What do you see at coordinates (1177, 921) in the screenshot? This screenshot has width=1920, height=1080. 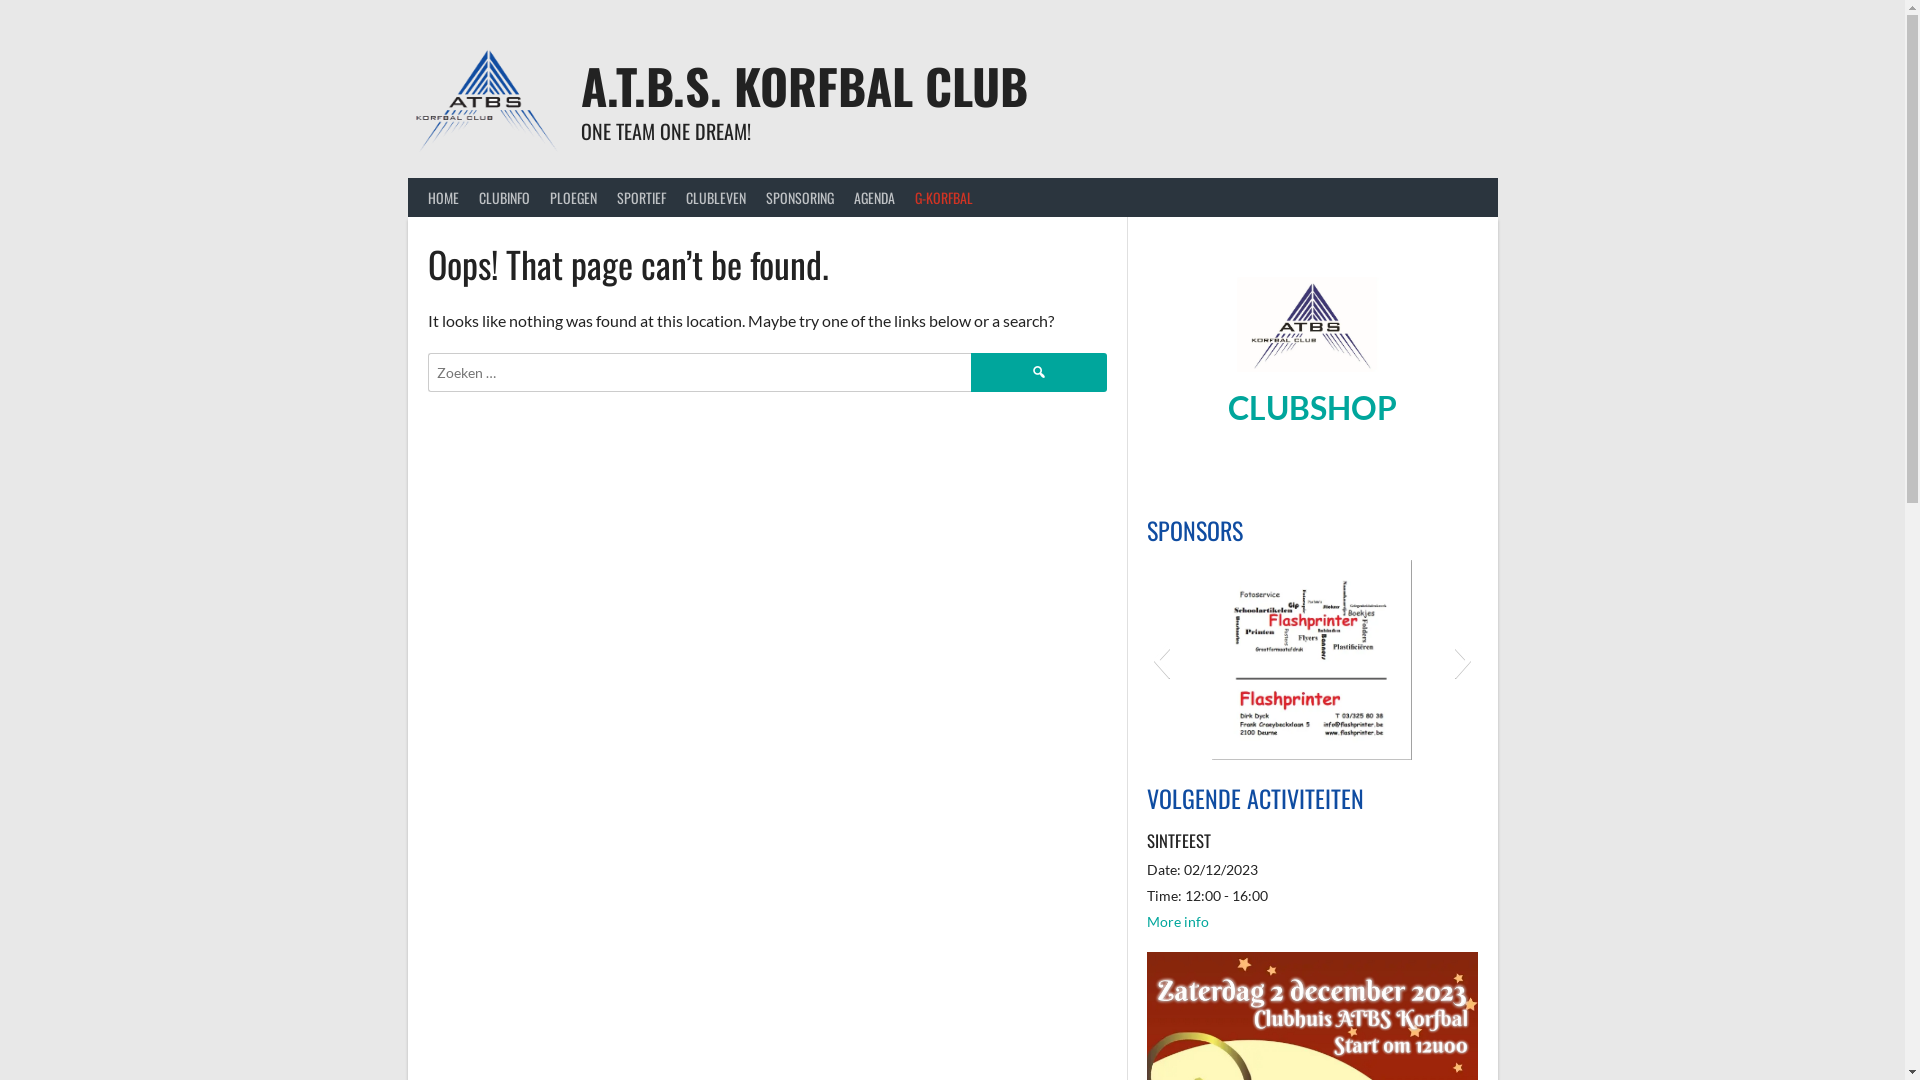 I see `'More info'` at bounding box center [1177, 921].